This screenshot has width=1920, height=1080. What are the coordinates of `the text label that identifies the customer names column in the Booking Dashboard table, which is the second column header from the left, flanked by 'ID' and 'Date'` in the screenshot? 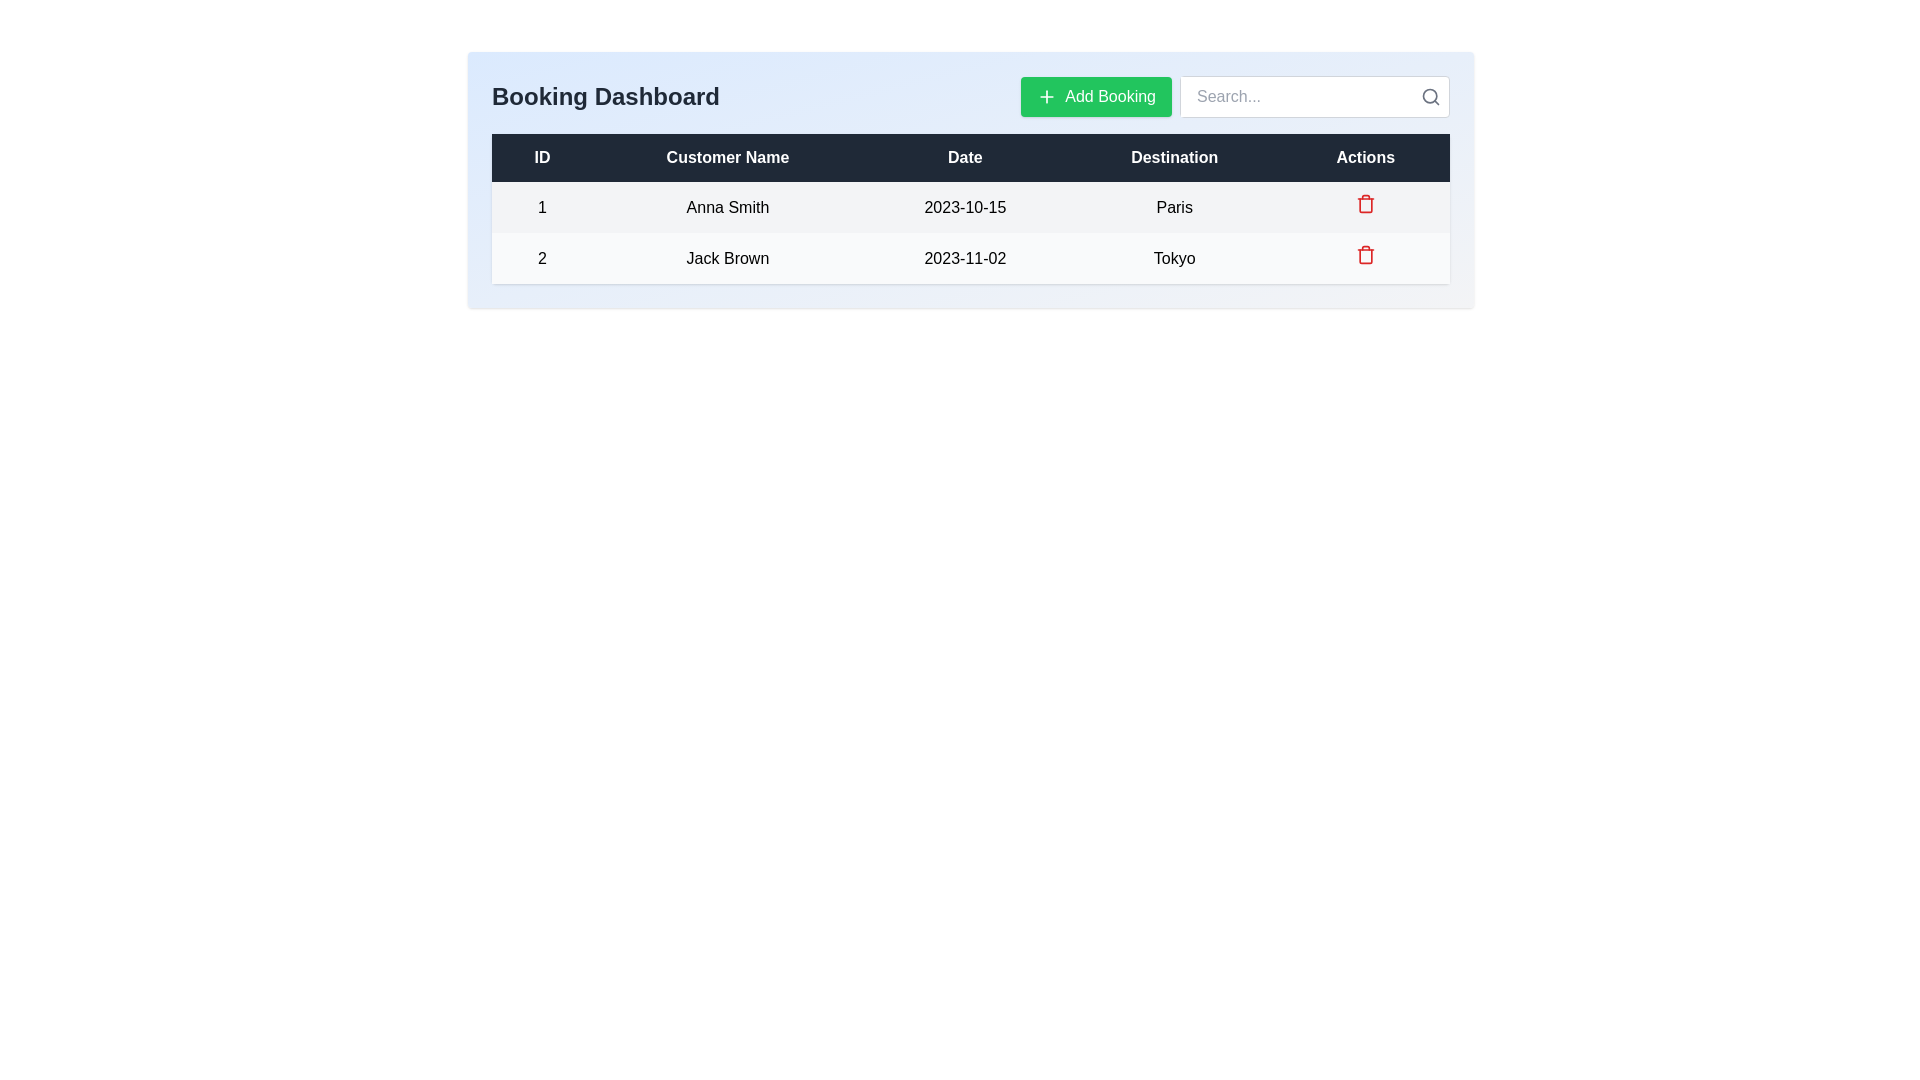 It's located at (726, 157).